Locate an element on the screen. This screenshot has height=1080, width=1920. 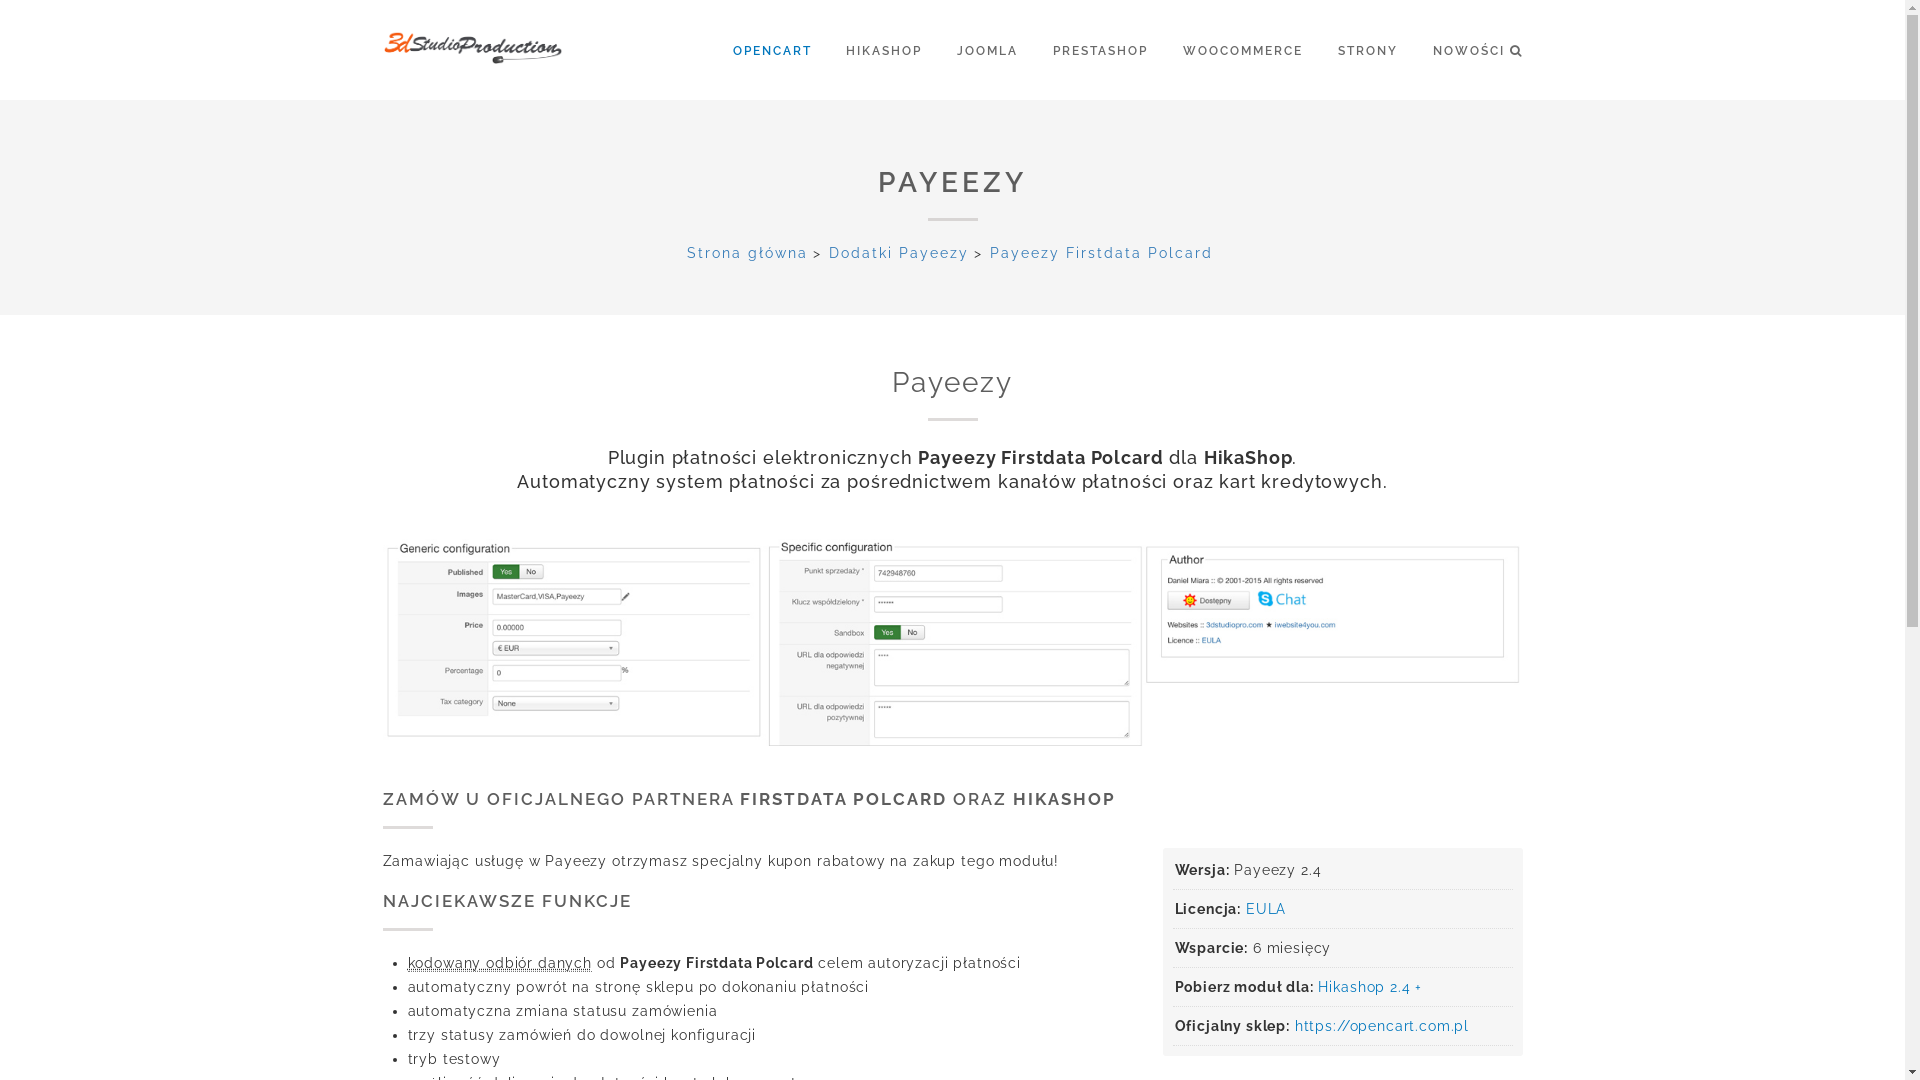
'JOOMLA' is located at coordinates (1002, 49).